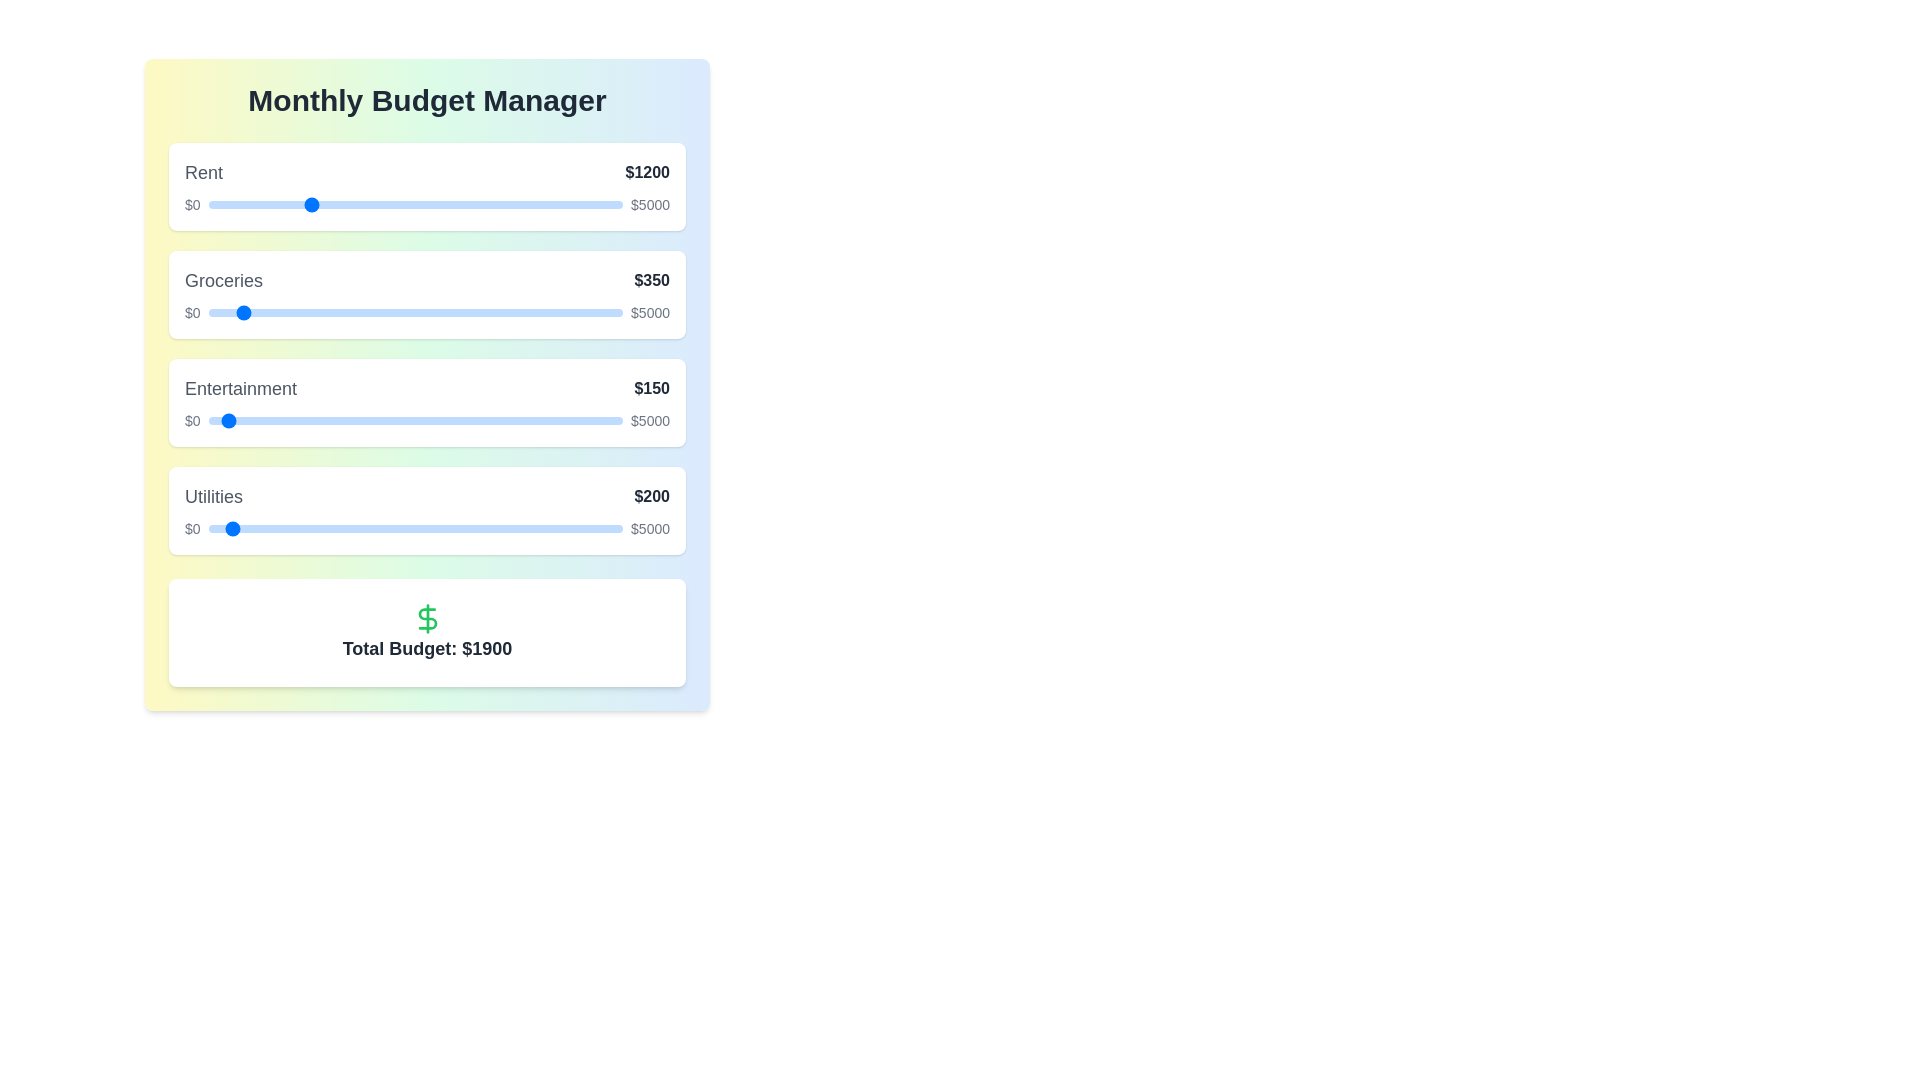  Describe the element at coordinates (260, 419) in the screenshot. I see `the entertainment budget slider` at that location.